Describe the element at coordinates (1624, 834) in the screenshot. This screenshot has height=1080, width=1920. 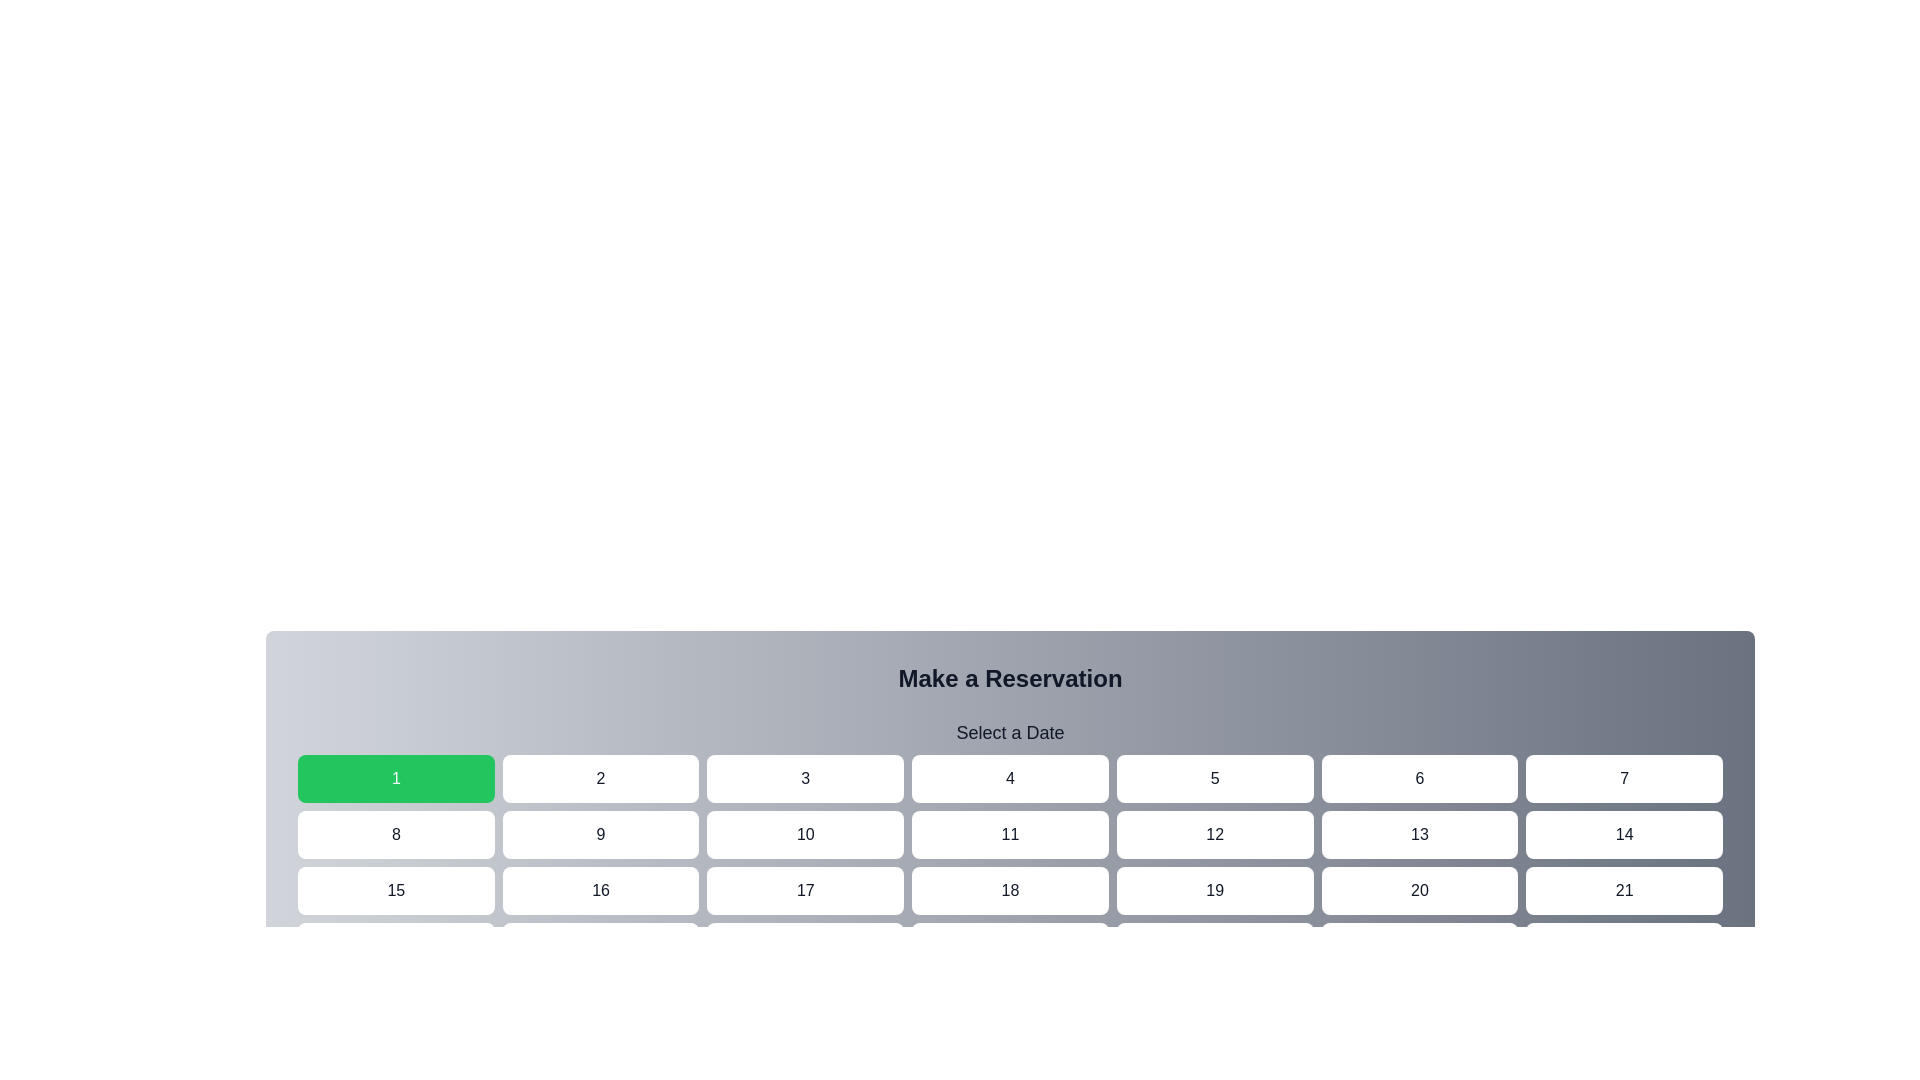
I see `the button labeled '14' with rounded corners and a white background, located in the second row and seventh column of the grid layout` at that location.